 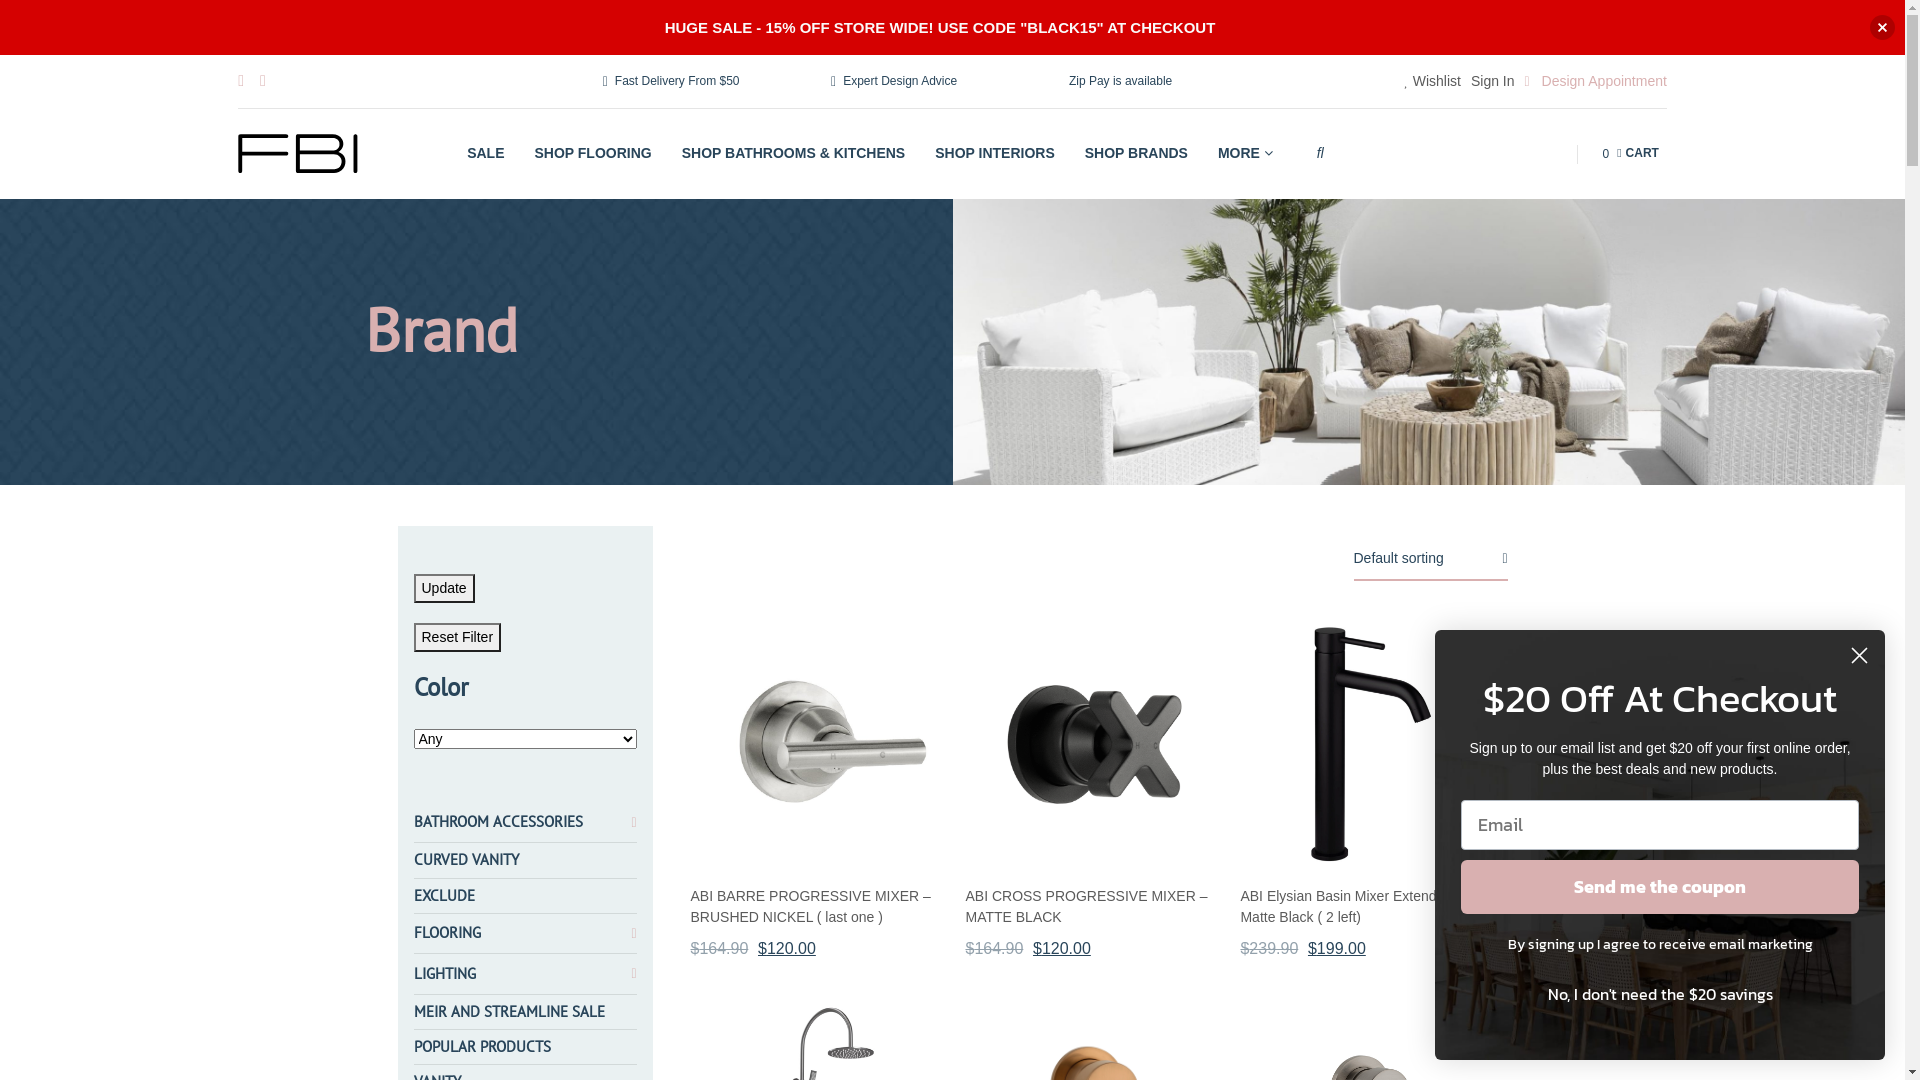 I want to click on 'Flooring Bathrooms Interiors', so click(x=296, y=152).